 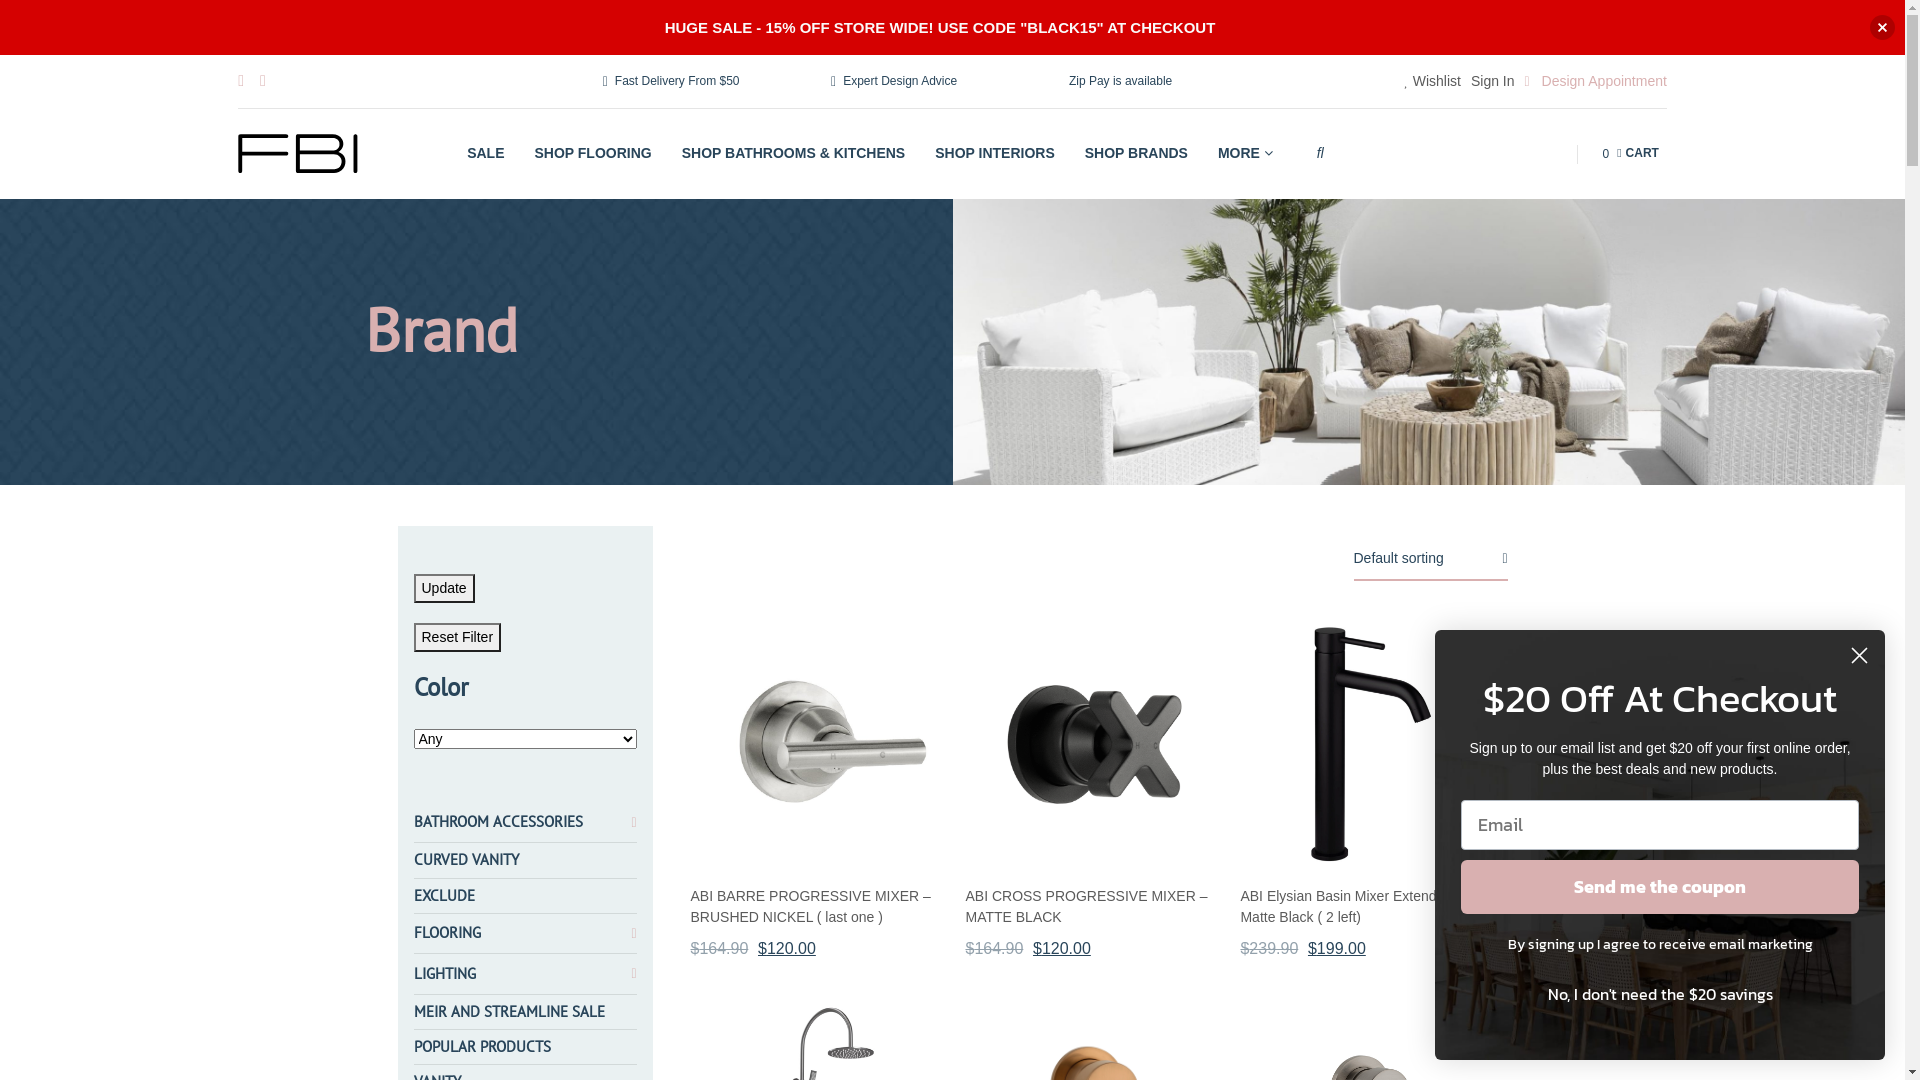 I want to click on 'Flooring Bathrooms Interiors', so click(x=296, y=152).